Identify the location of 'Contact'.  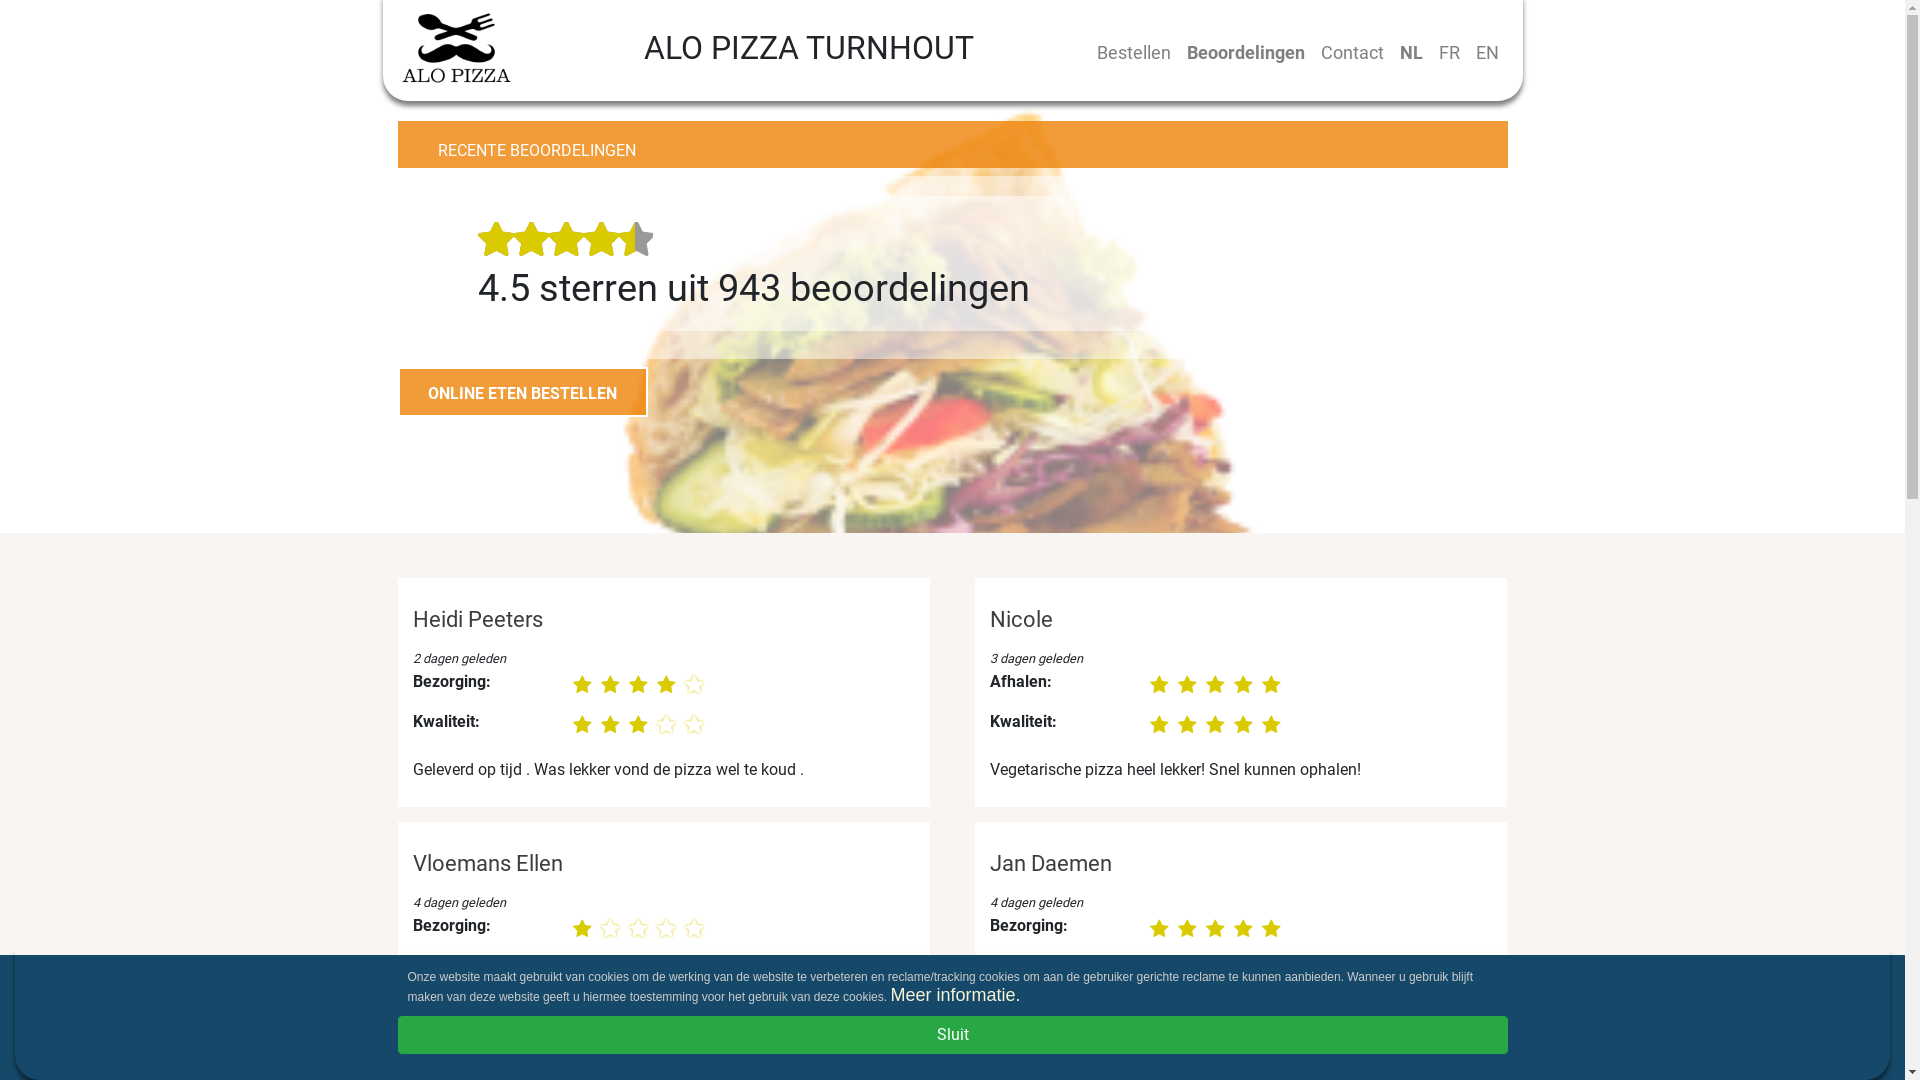
(1351, 51).